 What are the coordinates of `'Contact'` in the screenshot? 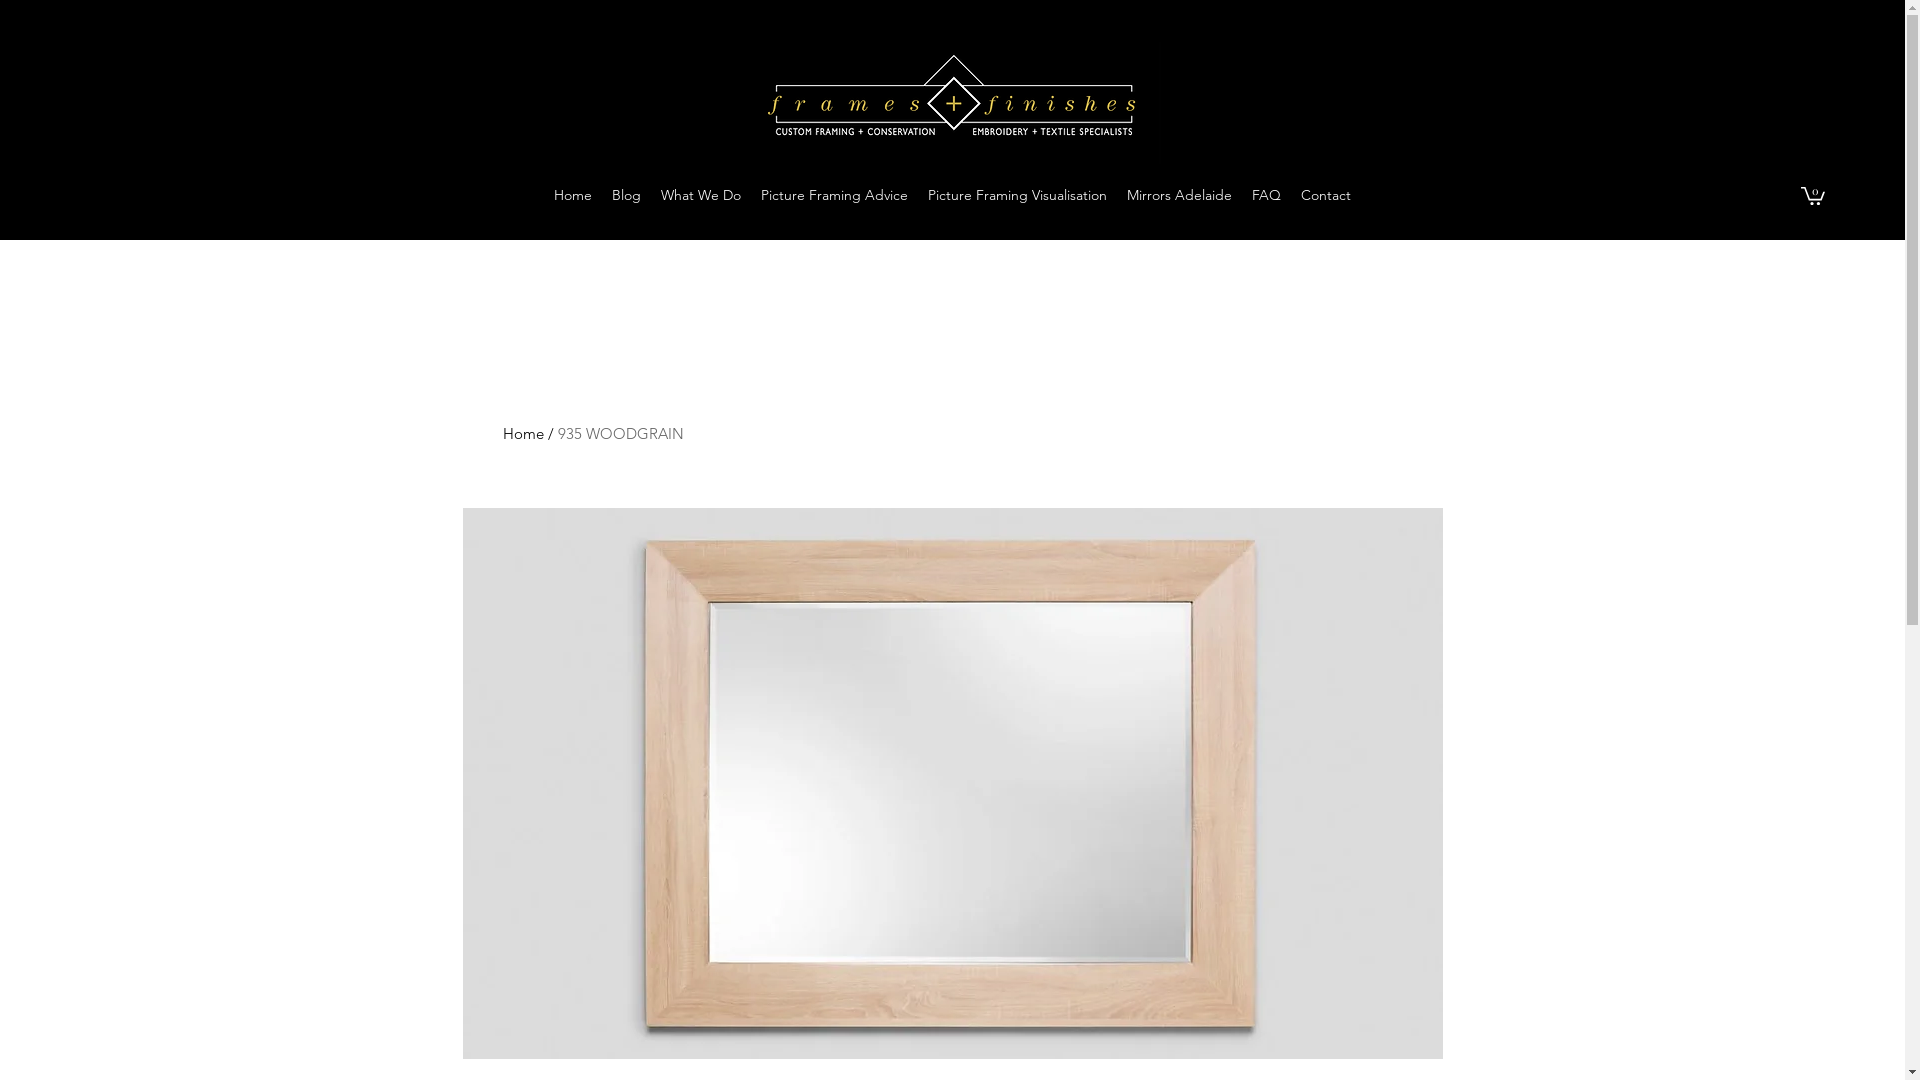 It's located at (1325, 195).